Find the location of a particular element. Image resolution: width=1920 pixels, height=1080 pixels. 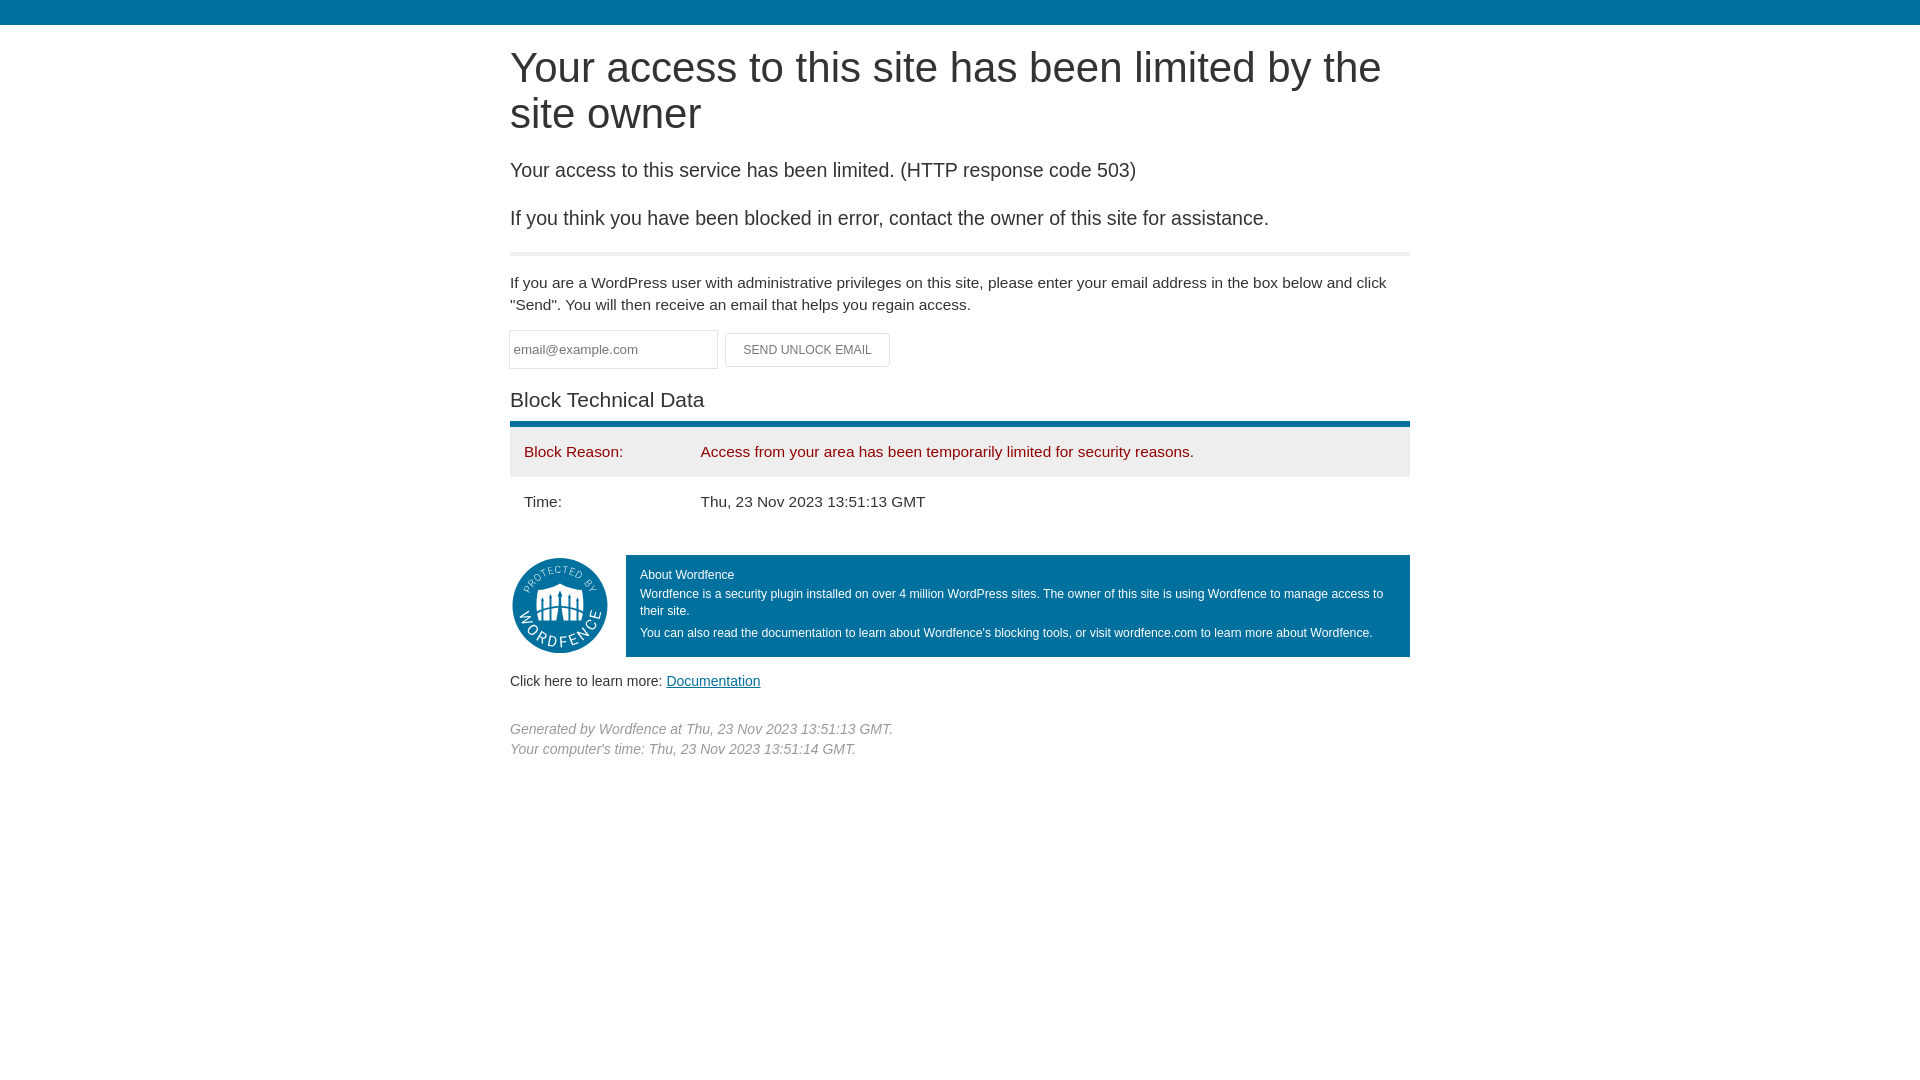

'Documentation' is located at coordinates (713, 680).